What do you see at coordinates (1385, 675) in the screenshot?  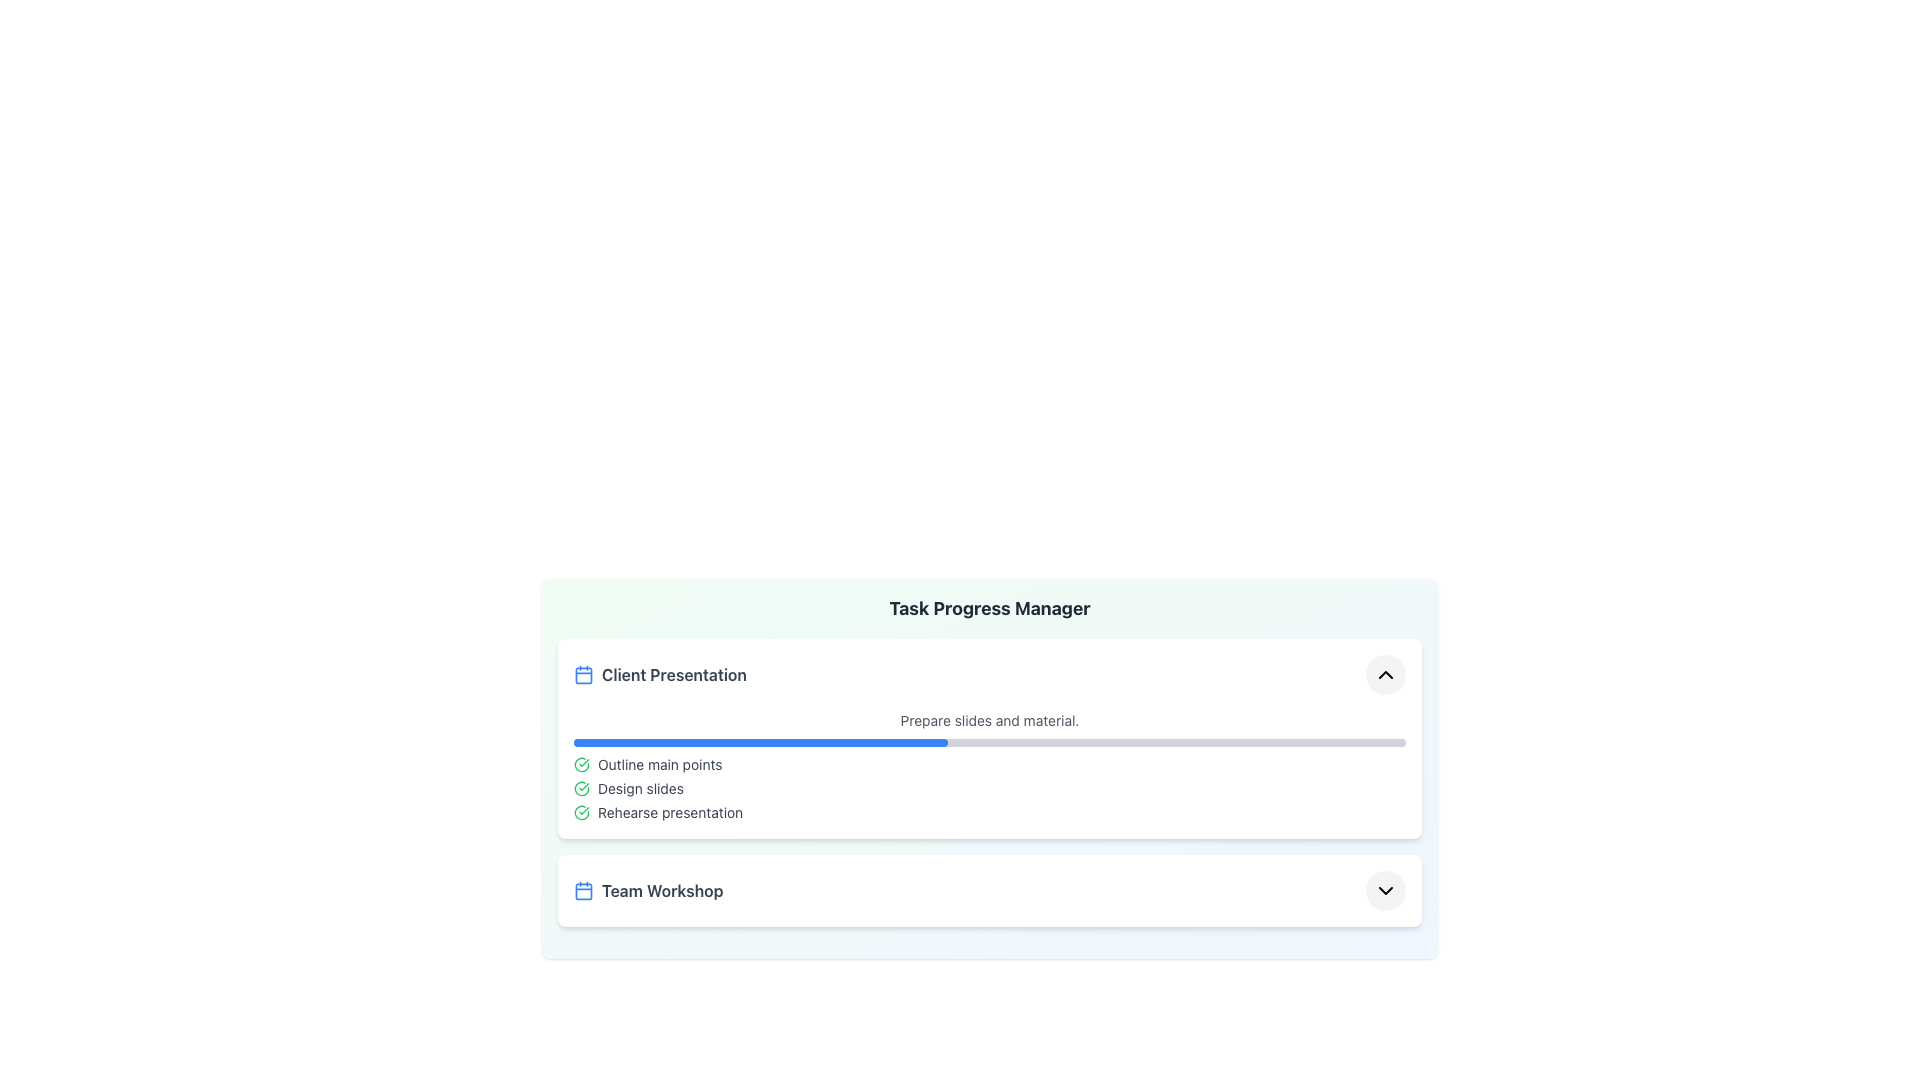 I see `the chevron-up icon in the top-right corner of the 'Client Presentation' section` at bounding box center [1385, 675].